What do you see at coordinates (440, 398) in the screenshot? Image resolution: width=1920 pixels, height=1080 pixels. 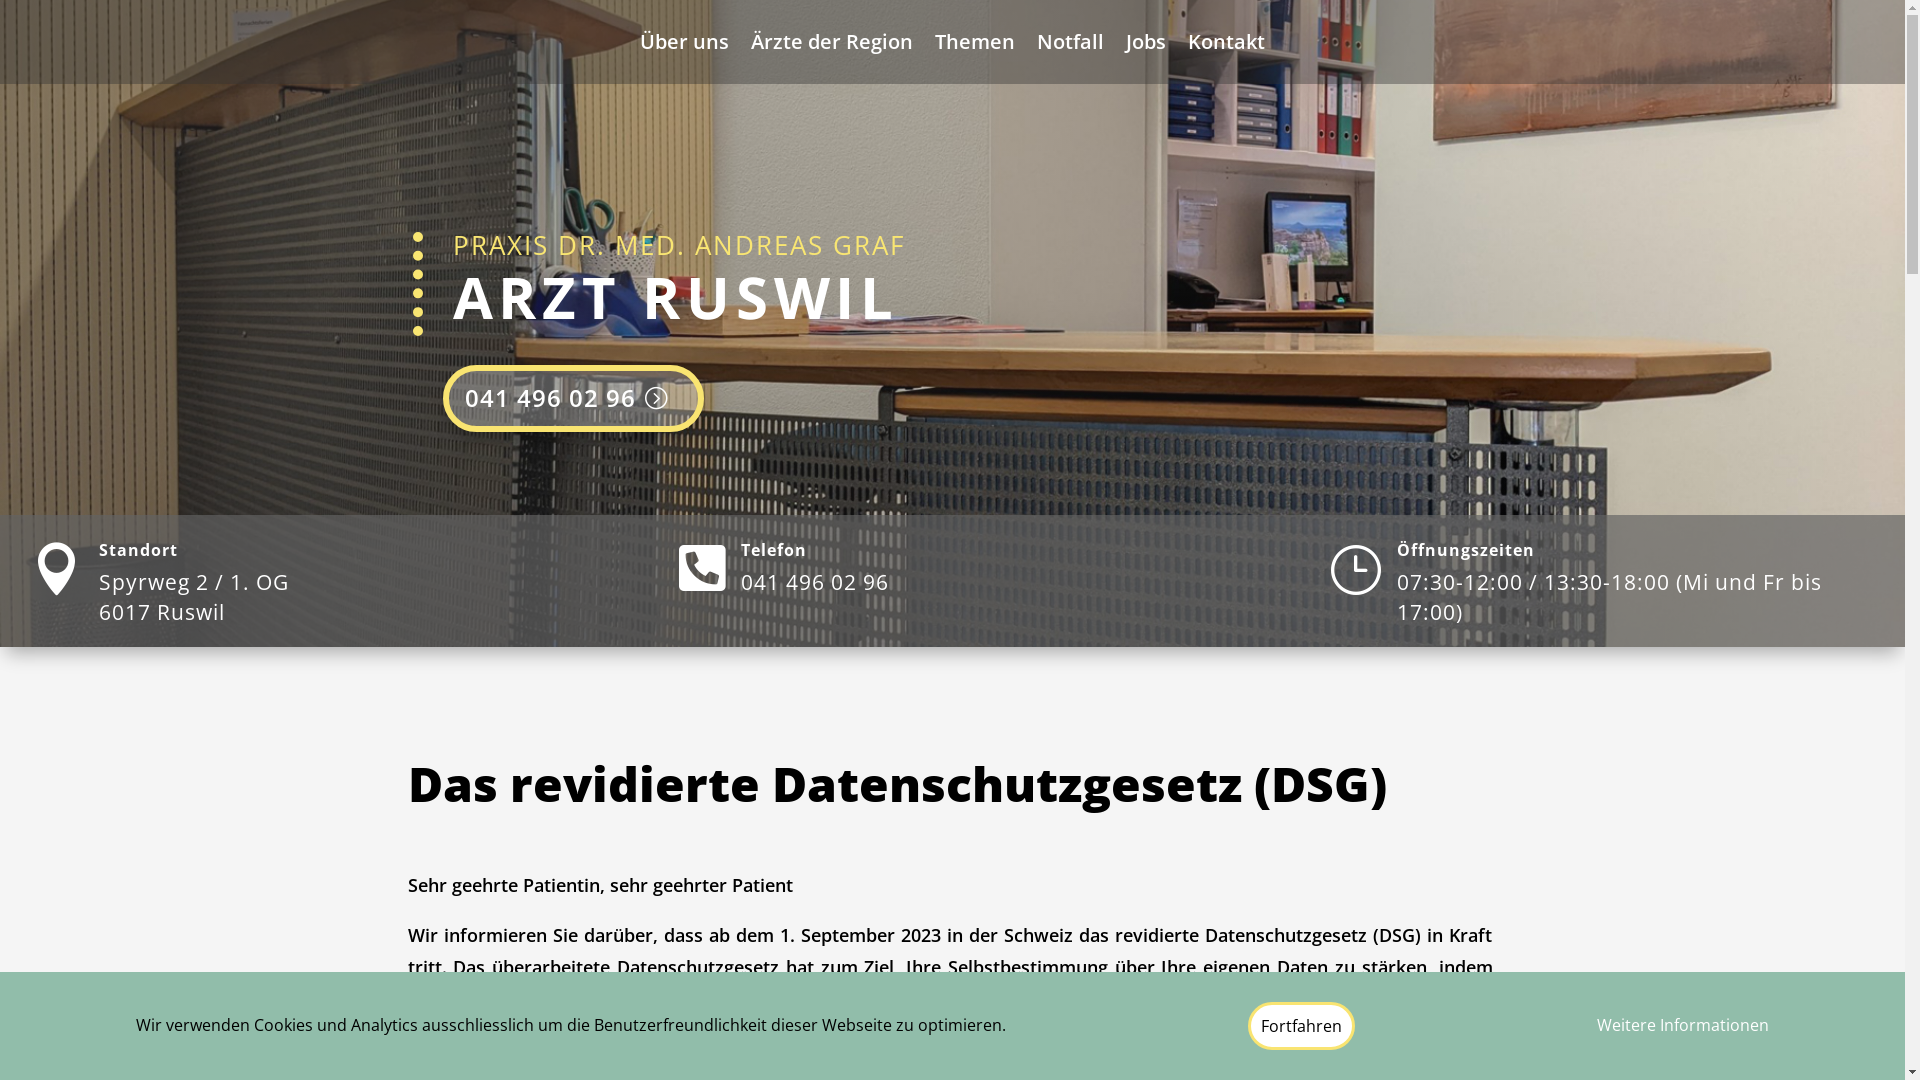 I see `'041 496 02 96'` at bounding box center [440, 398].